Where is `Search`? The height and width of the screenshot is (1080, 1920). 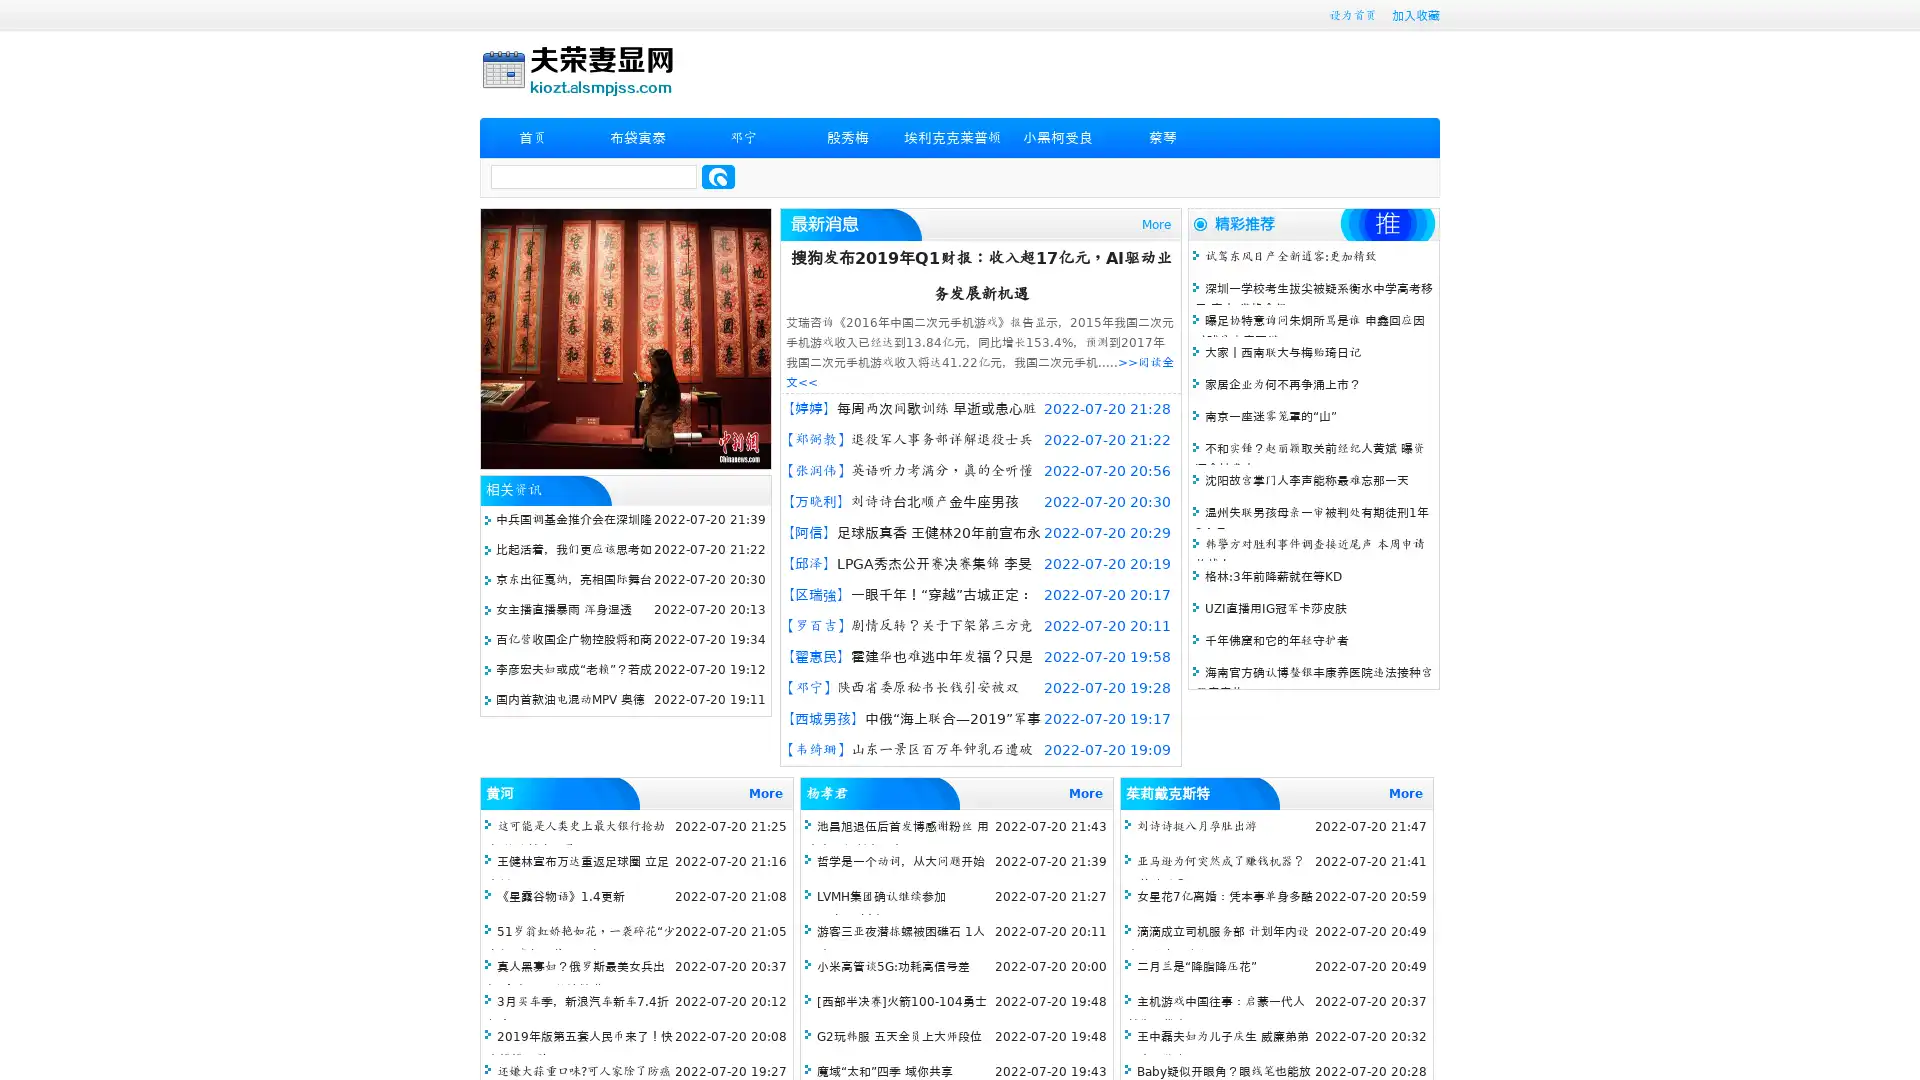
Search is located at coordinates (718, 176).